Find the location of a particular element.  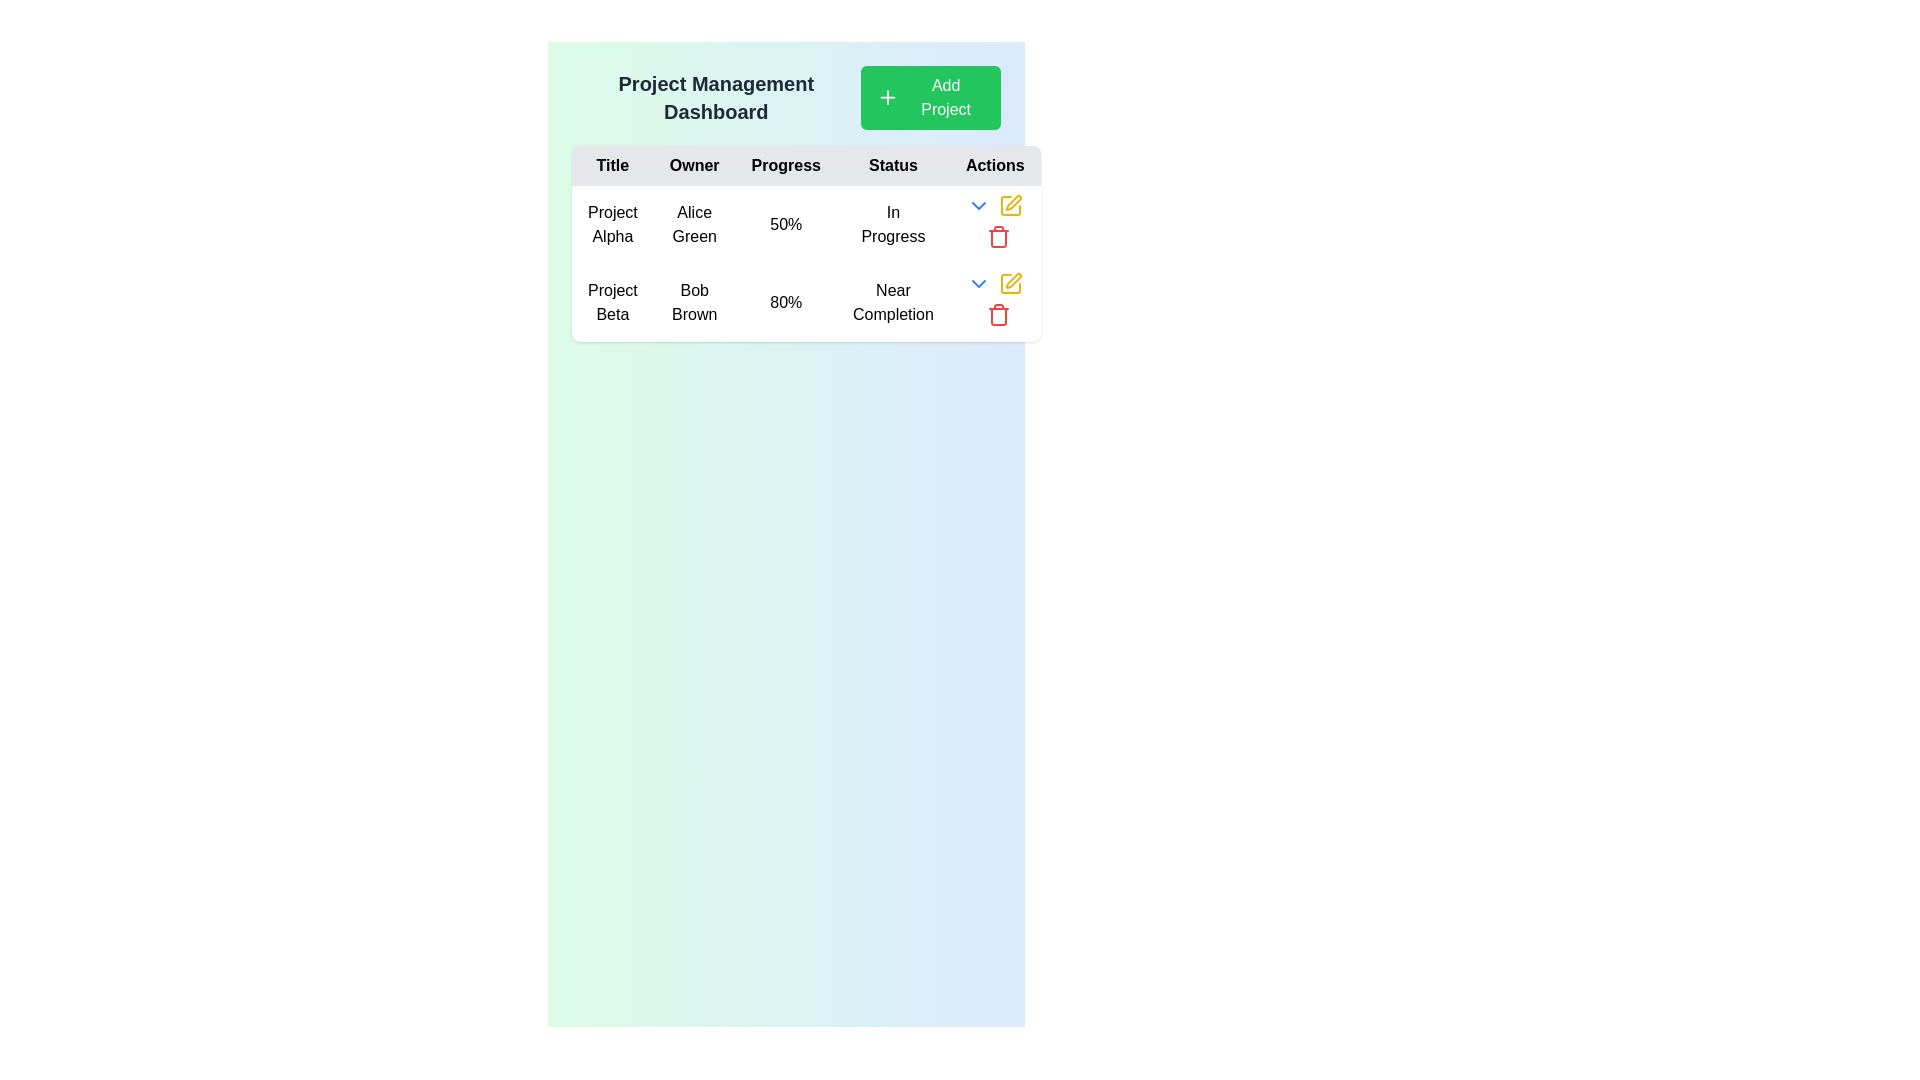

the static text label that displays 'In Progress' in the 'Status' column for 'Project Alpha' in the table is located at coordinates (892, 224).